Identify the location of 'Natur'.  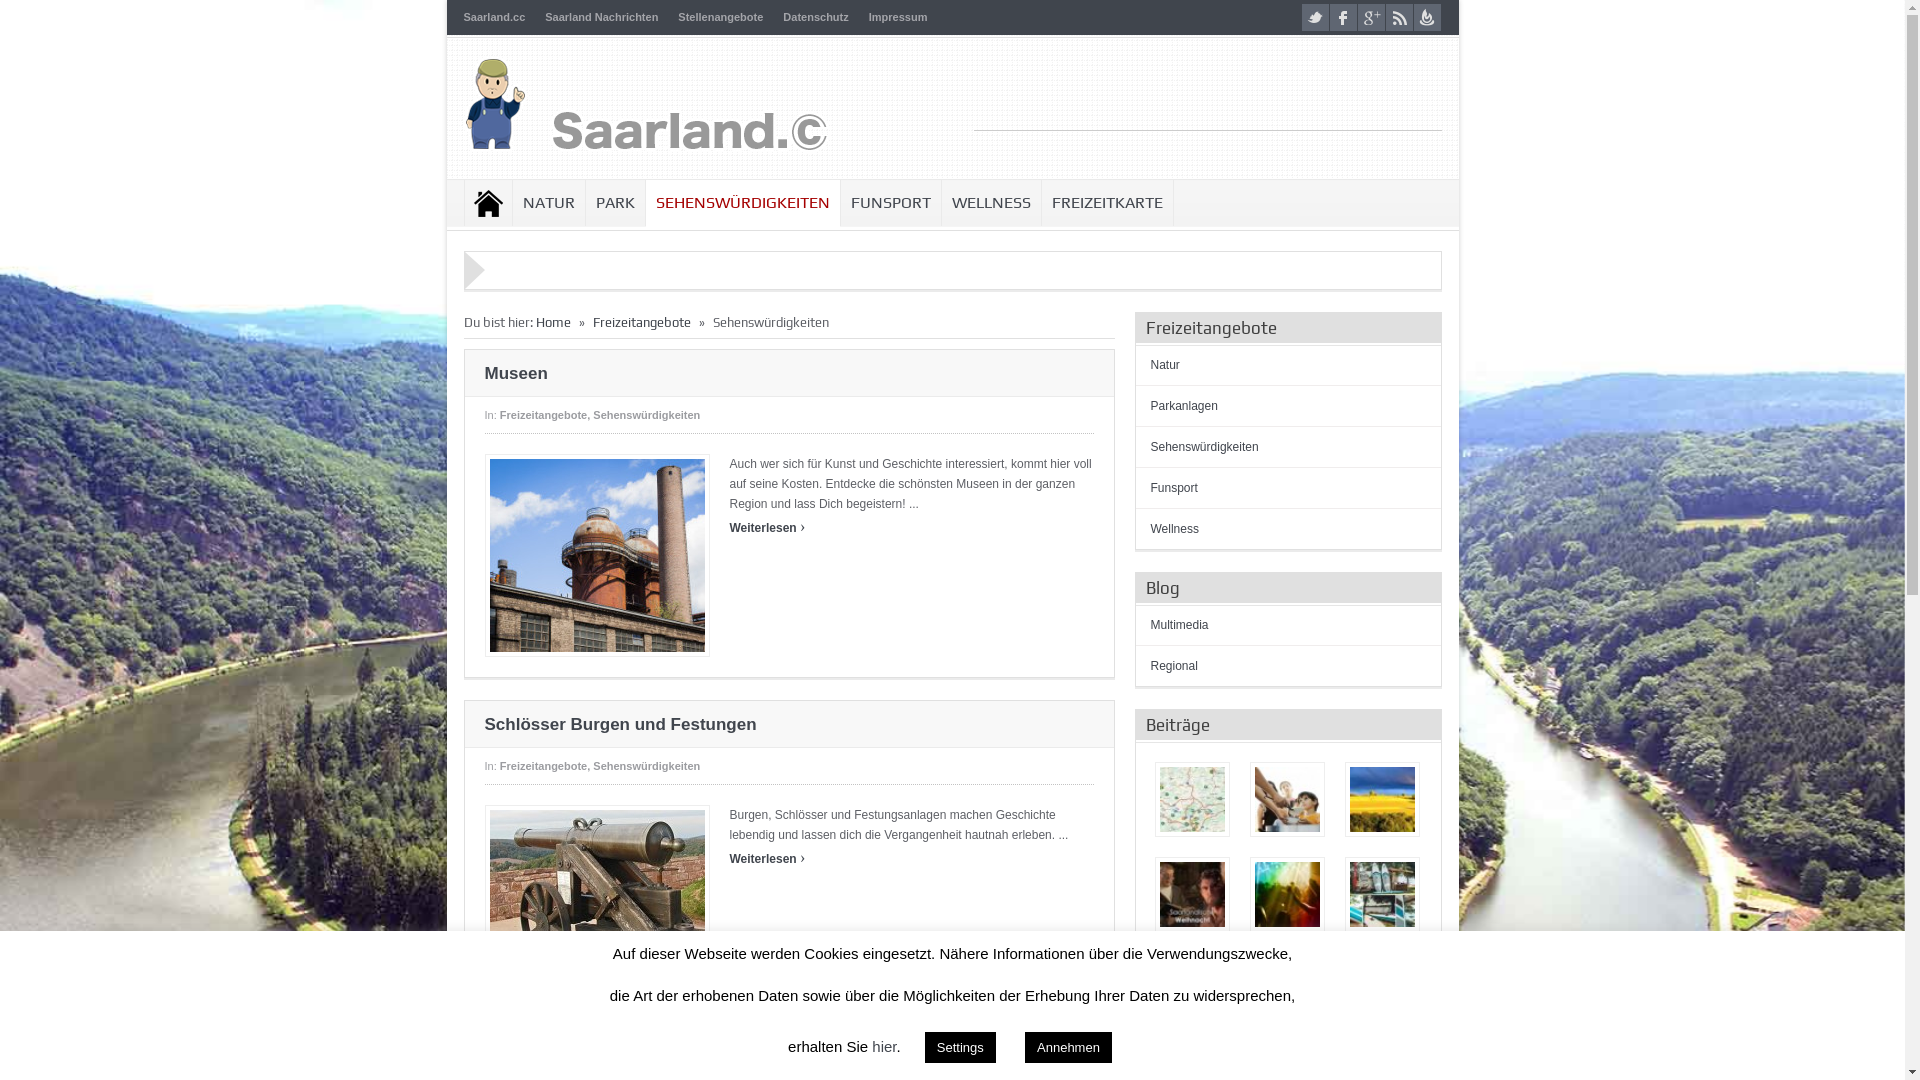
(1150, 365).